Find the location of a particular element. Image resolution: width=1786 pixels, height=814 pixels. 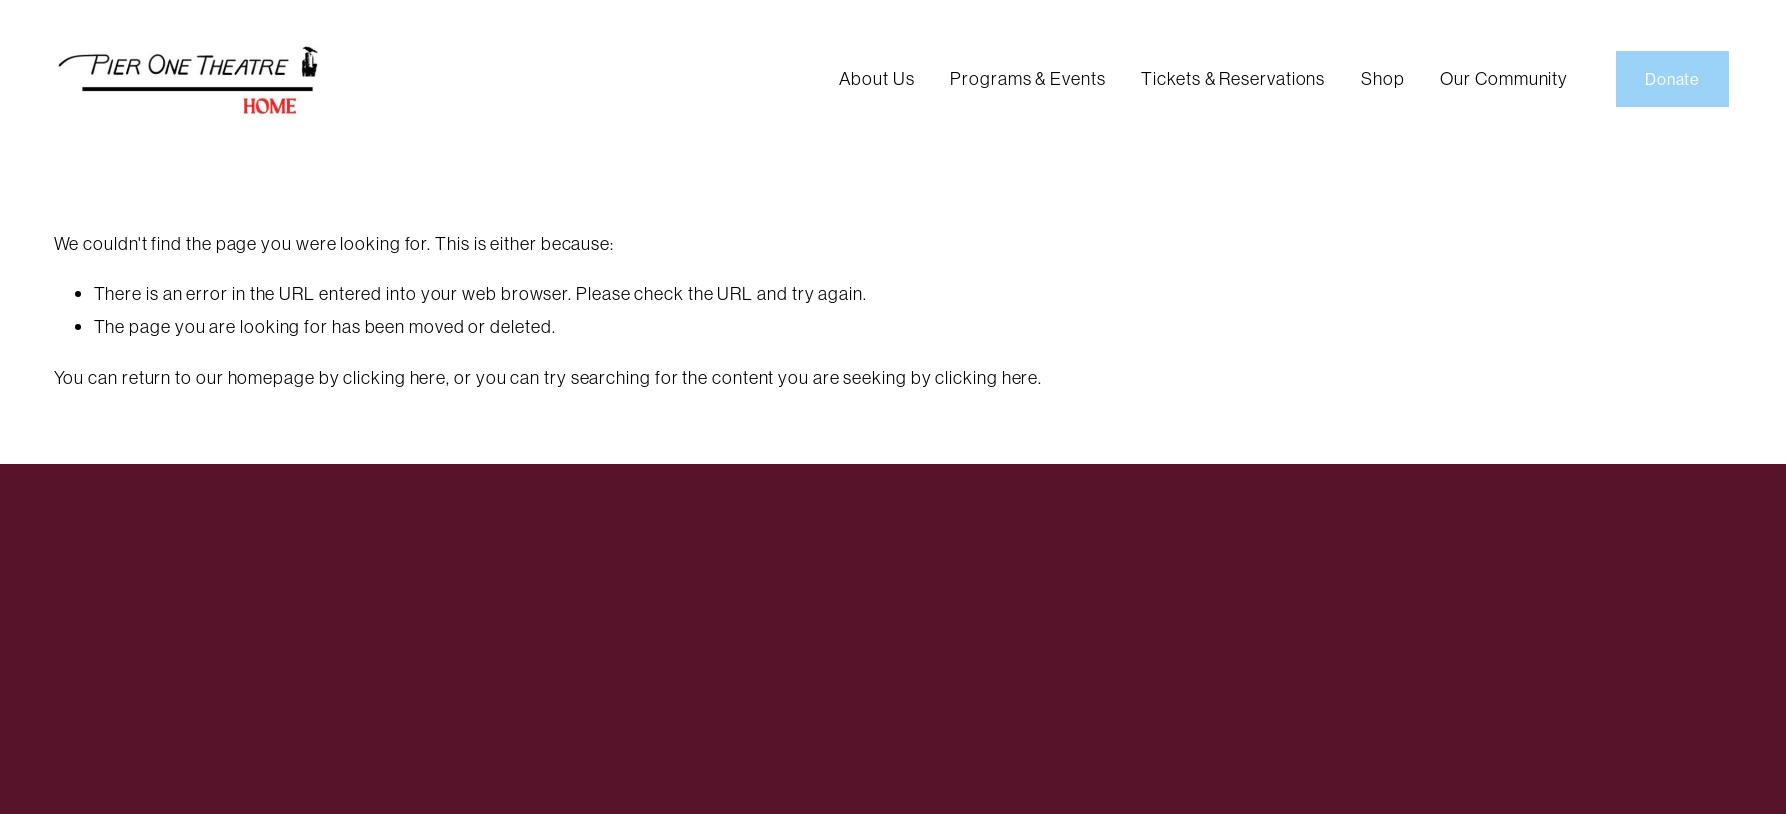

'Volunteer On Stage & Off' is located at coordinates (1465, 118).